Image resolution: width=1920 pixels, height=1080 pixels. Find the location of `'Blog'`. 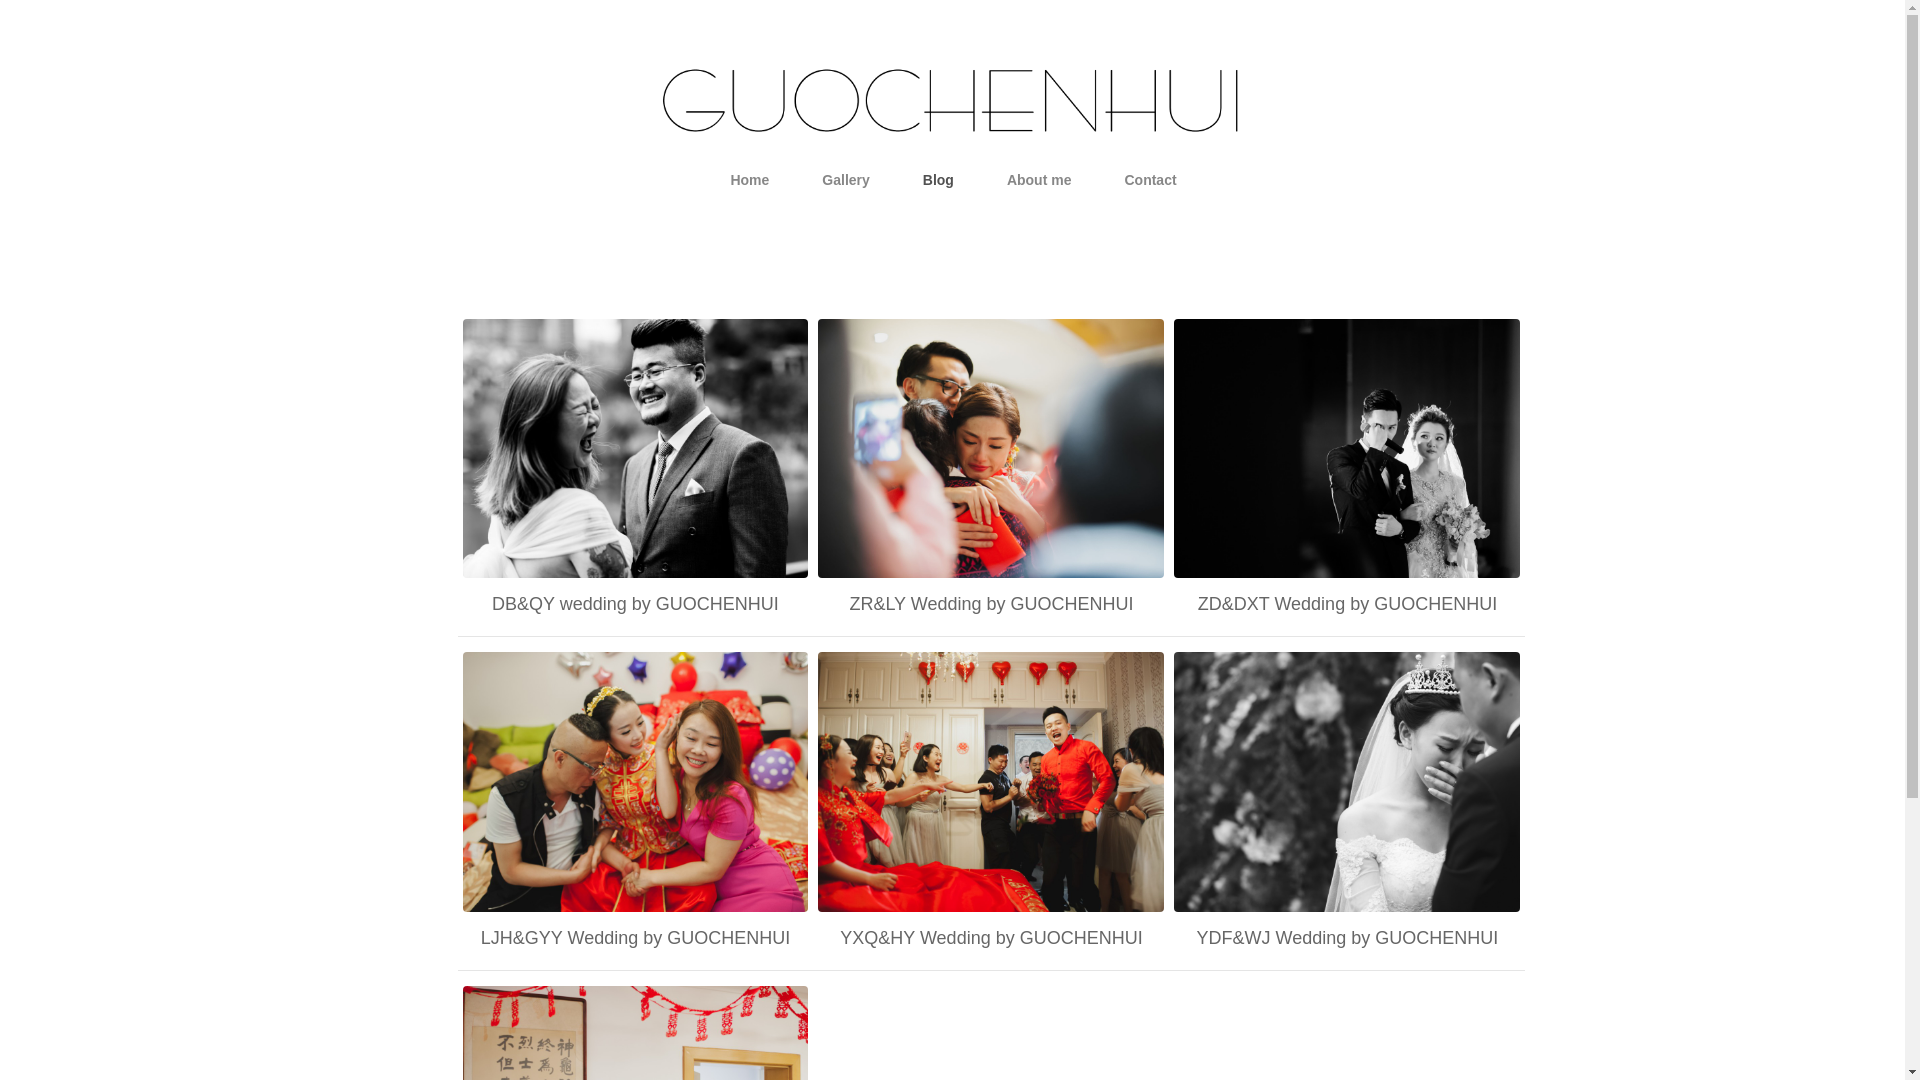

'Blog' is located at coordinates (937, 180).